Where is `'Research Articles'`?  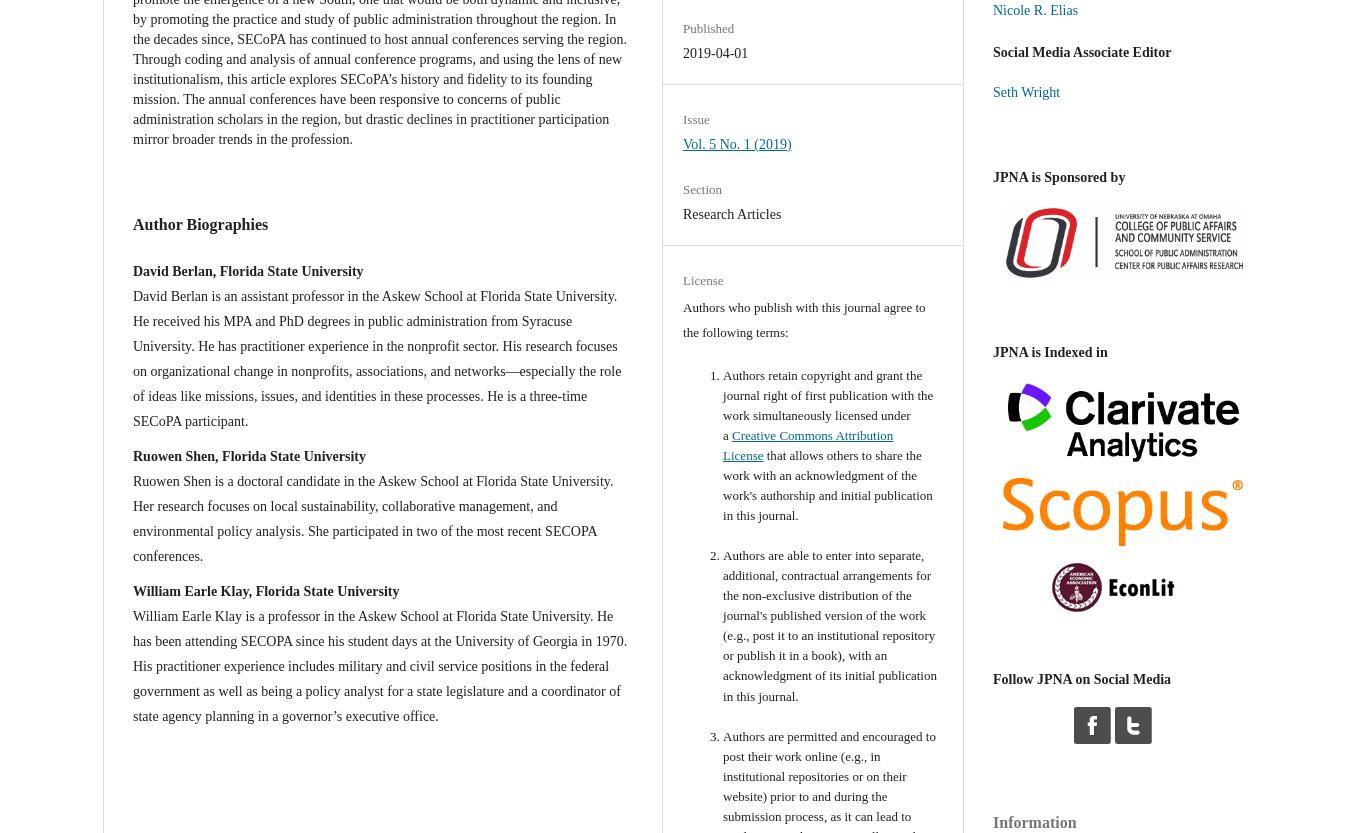 'Research Articles' is located at coordinates (732, 213).